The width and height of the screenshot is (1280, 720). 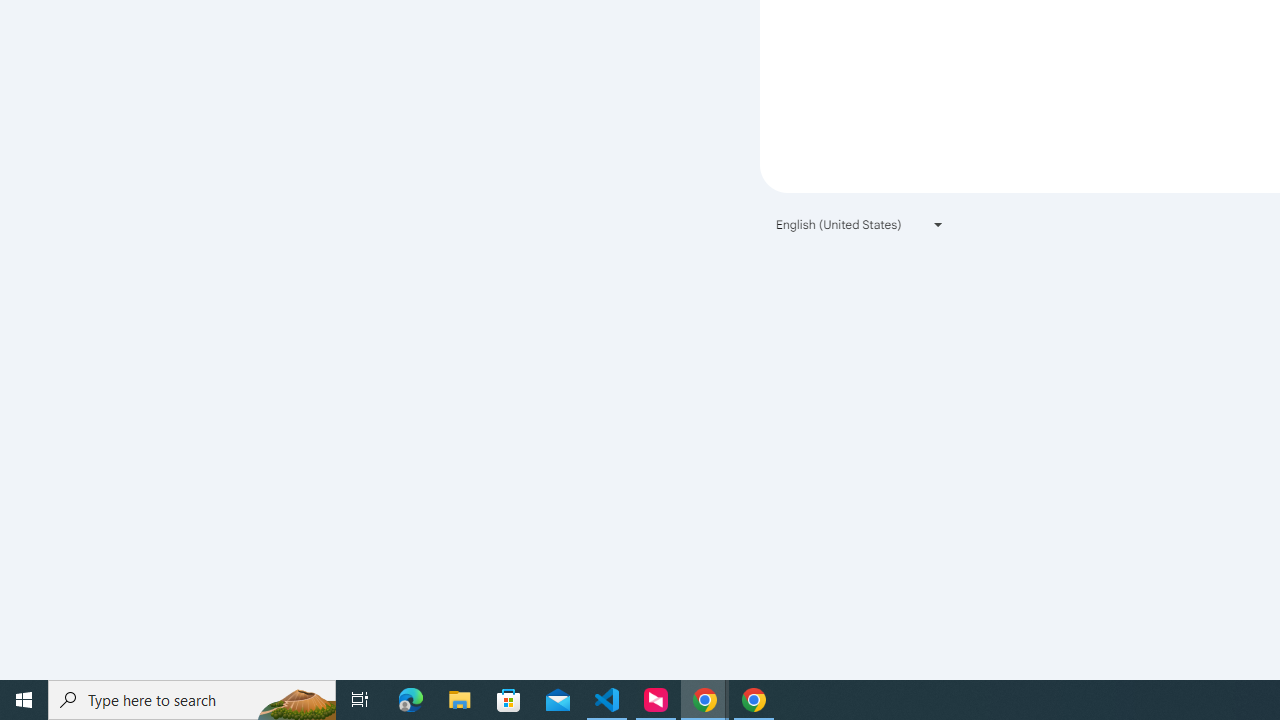 What do you see at coordinates (860, 224) in the screenshot?
I see `'English (United States)'` at bounding box center [860, 224].